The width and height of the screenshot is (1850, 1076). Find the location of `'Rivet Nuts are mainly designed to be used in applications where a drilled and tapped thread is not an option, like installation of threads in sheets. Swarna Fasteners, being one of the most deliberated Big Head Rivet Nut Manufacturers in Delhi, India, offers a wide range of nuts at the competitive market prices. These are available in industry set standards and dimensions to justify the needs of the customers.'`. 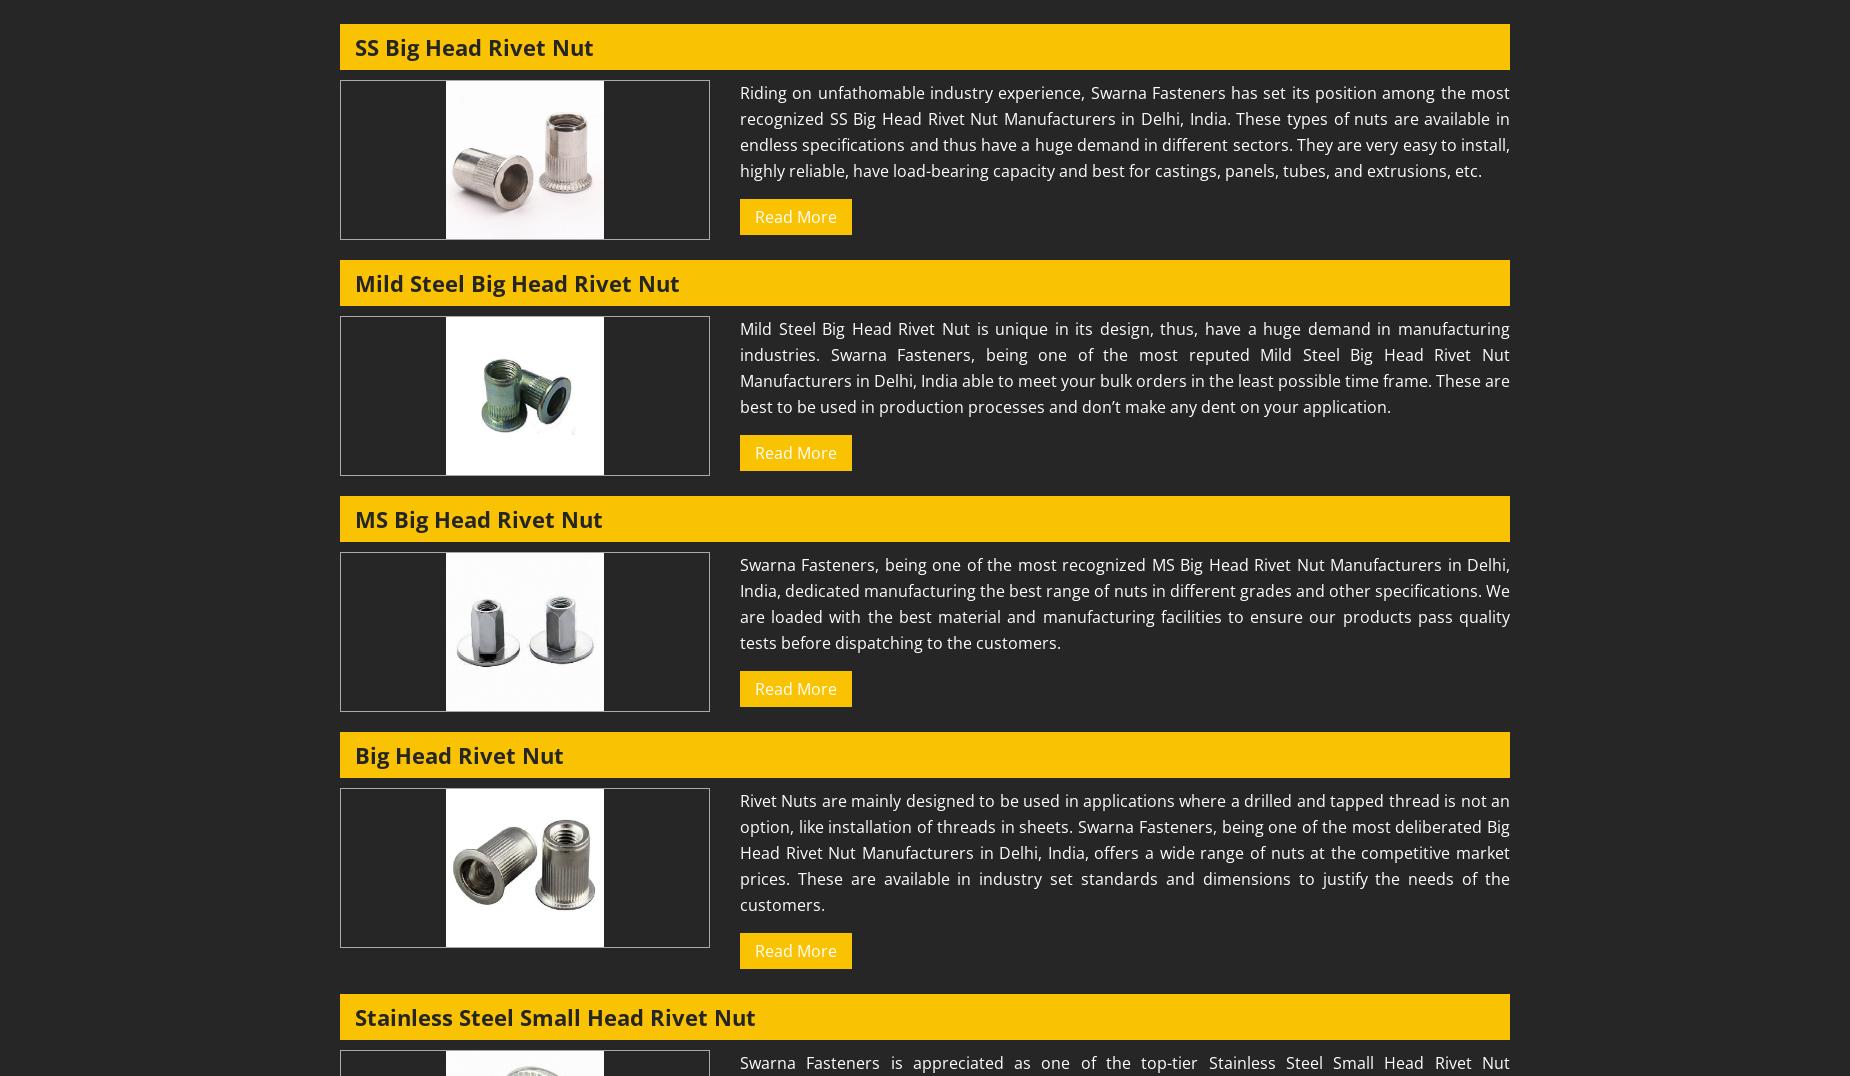

'Rivet Nuts are mainly designed to be used in applications where a drilled and tapped thread is not an option, like installation of threads in sheets. Swarna Fasteners, being one of the most deliberated Big Head Rivet Nut Manufacturers in Delhi, India, offers a wide range of nuts at the competitive market prices. These are available in industry set standards and dimensions to justify the needs of the customers.' is located at coordinates (740, 853).